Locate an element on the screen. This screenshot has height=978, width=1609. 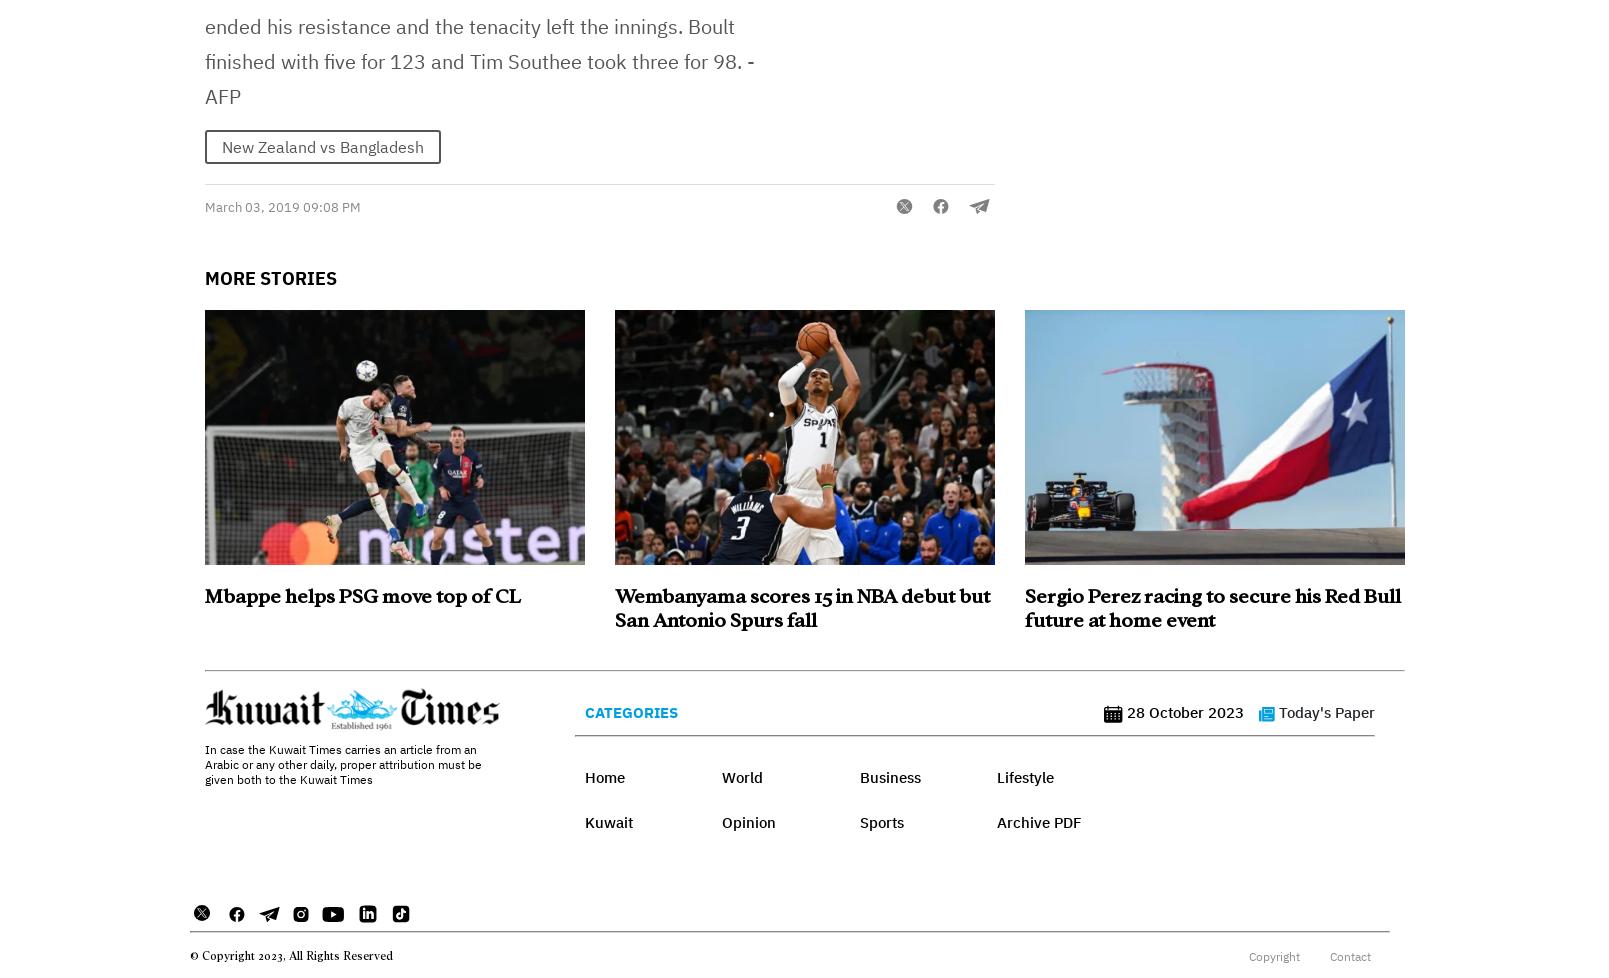
'In case the Kuwait Times
                                carries
                                an article
                                from an
                                Arabic or any other
                                daily, proper attribution
                                must be given both to the Kuwait Times' is located at coordinates (342, 763).